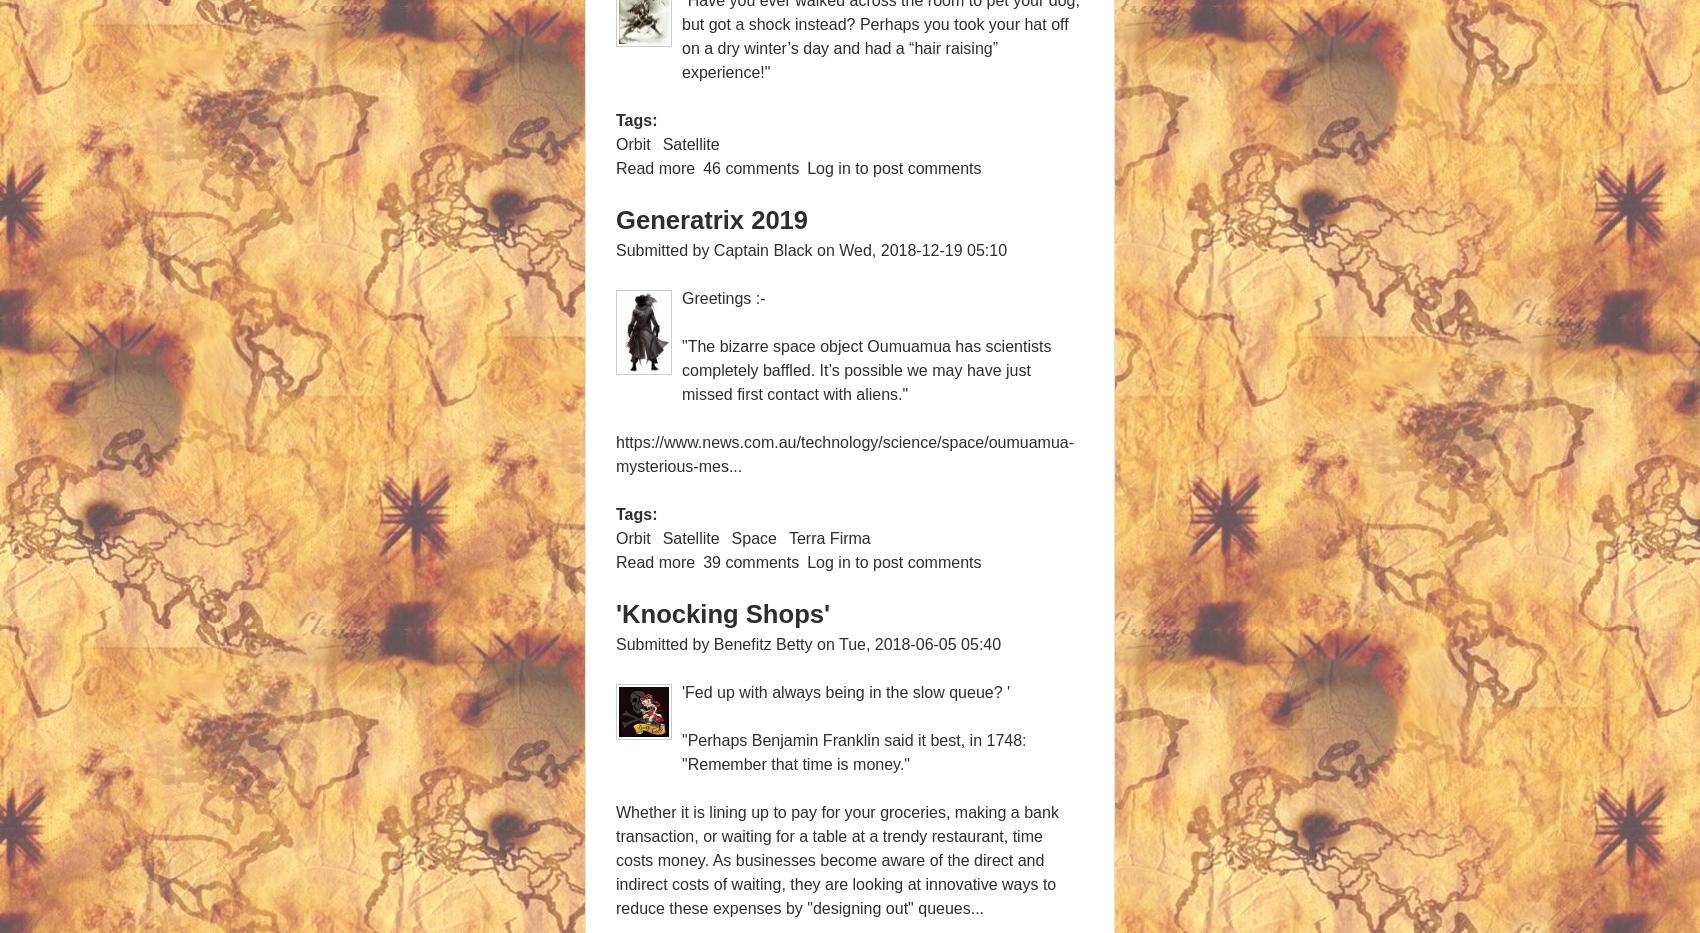 This screenshot has width=1700, height=933. What do you see at coordinates (723, 298) in the screenshot?
I see `'Greetings :-'` at bounding box center [723, 298].